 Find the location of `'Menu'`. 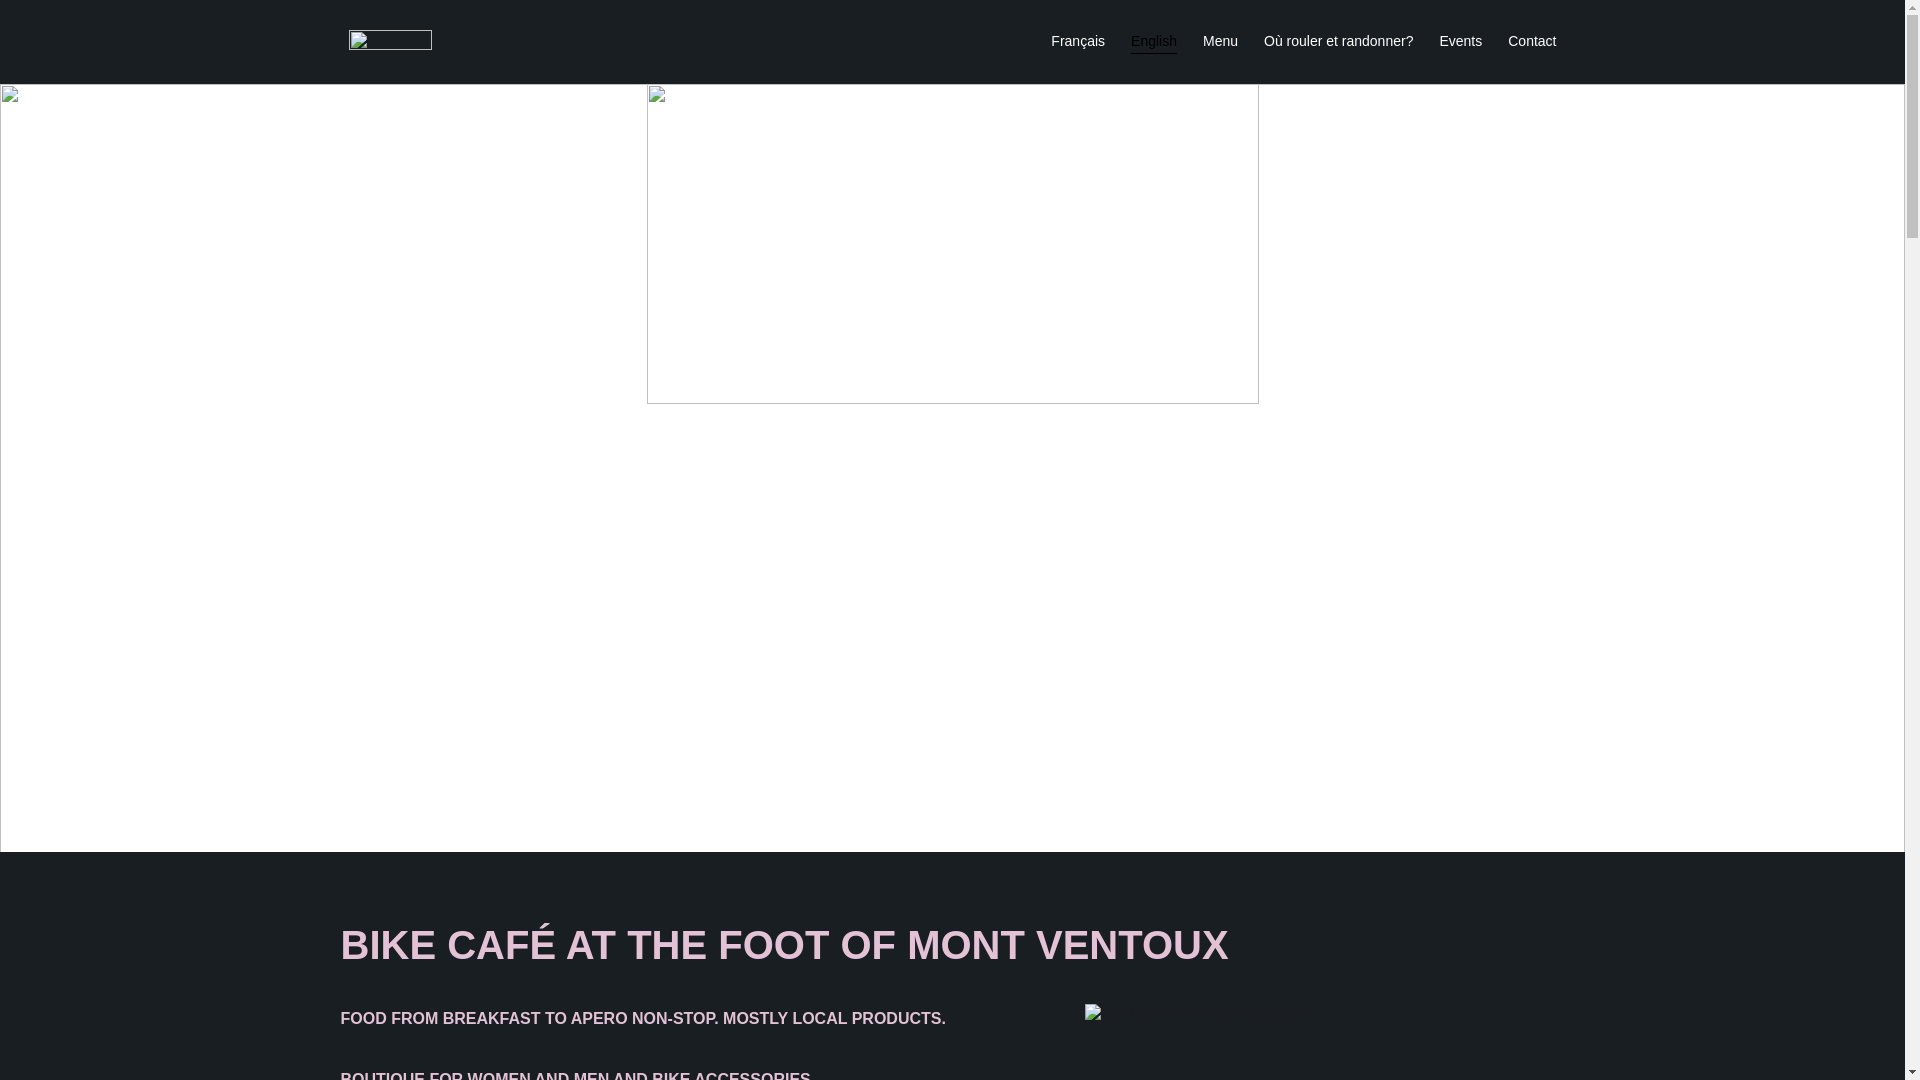

'Menu' is located at coordinates (1219, 42).